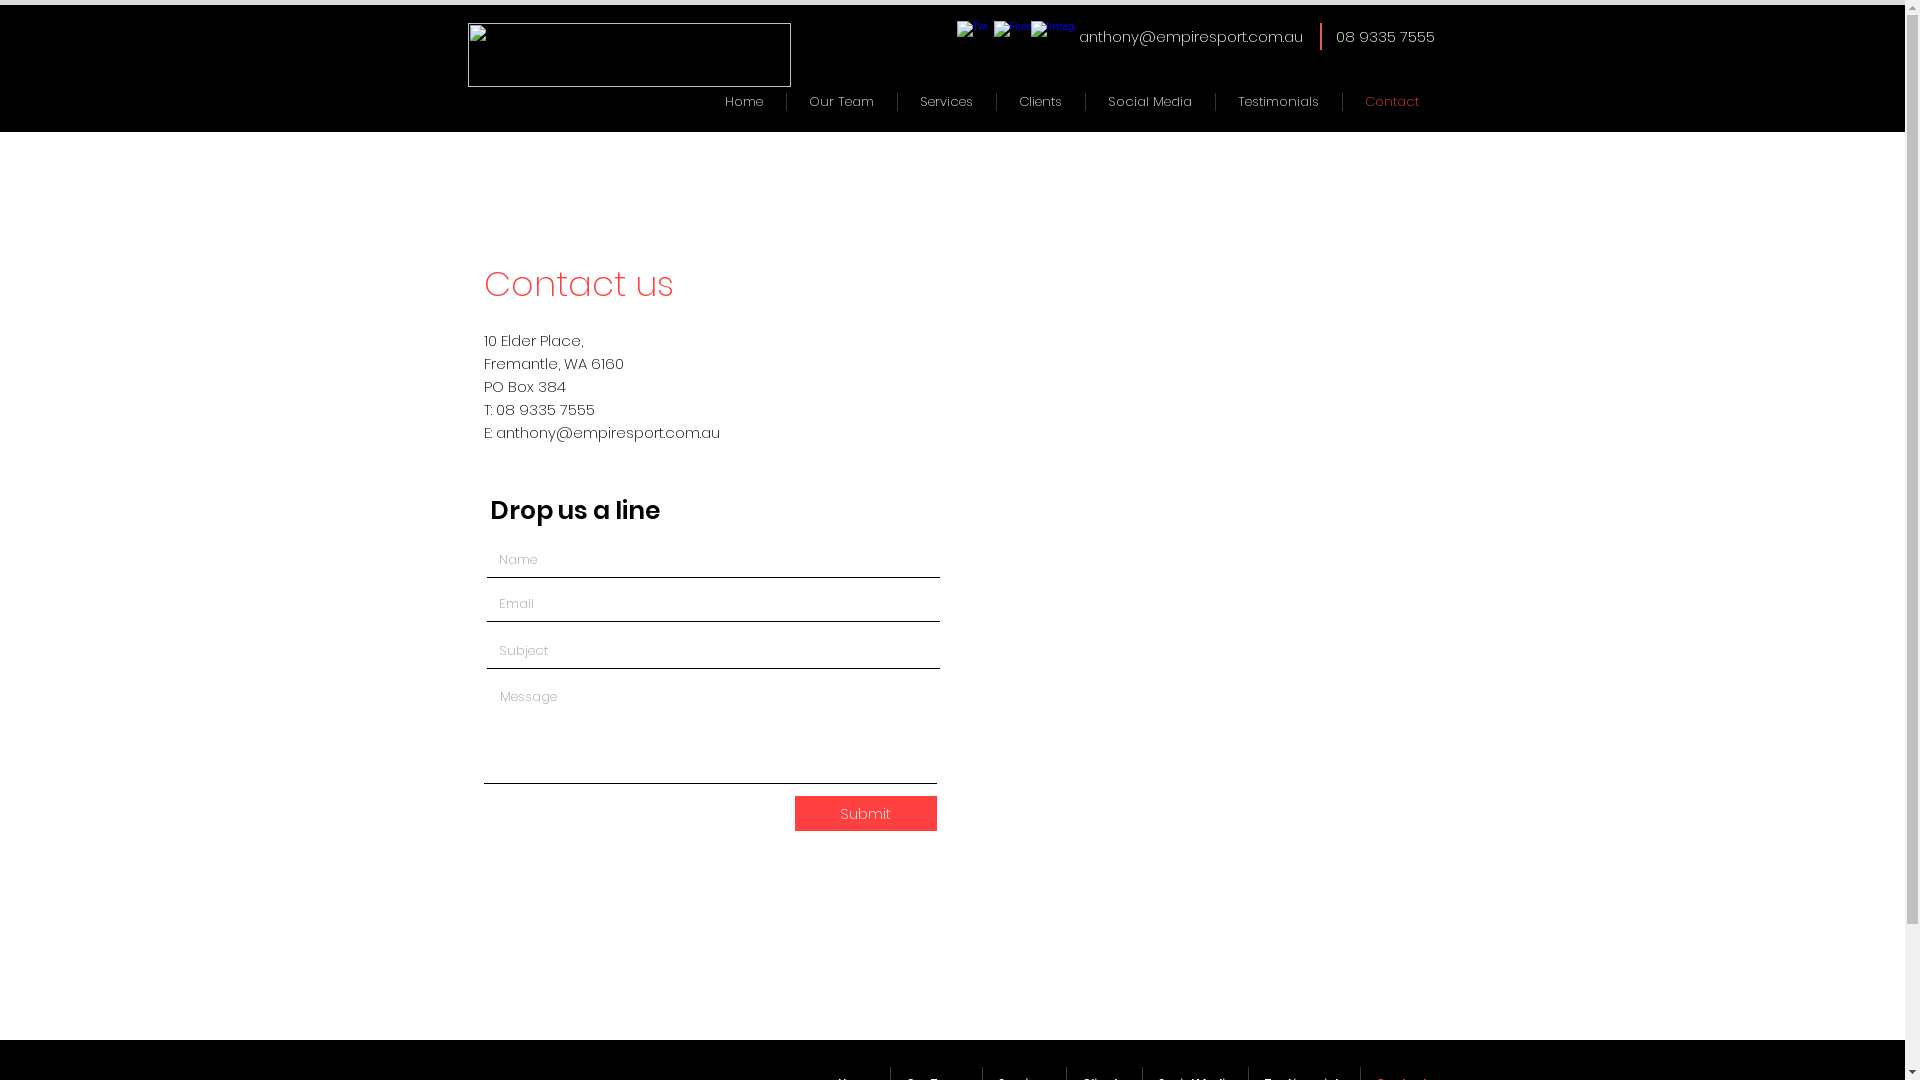  What do you see at coordinates (1150, 101) in the screenshot?
I see `'Social Media'` at bounding box center [1150, 101].